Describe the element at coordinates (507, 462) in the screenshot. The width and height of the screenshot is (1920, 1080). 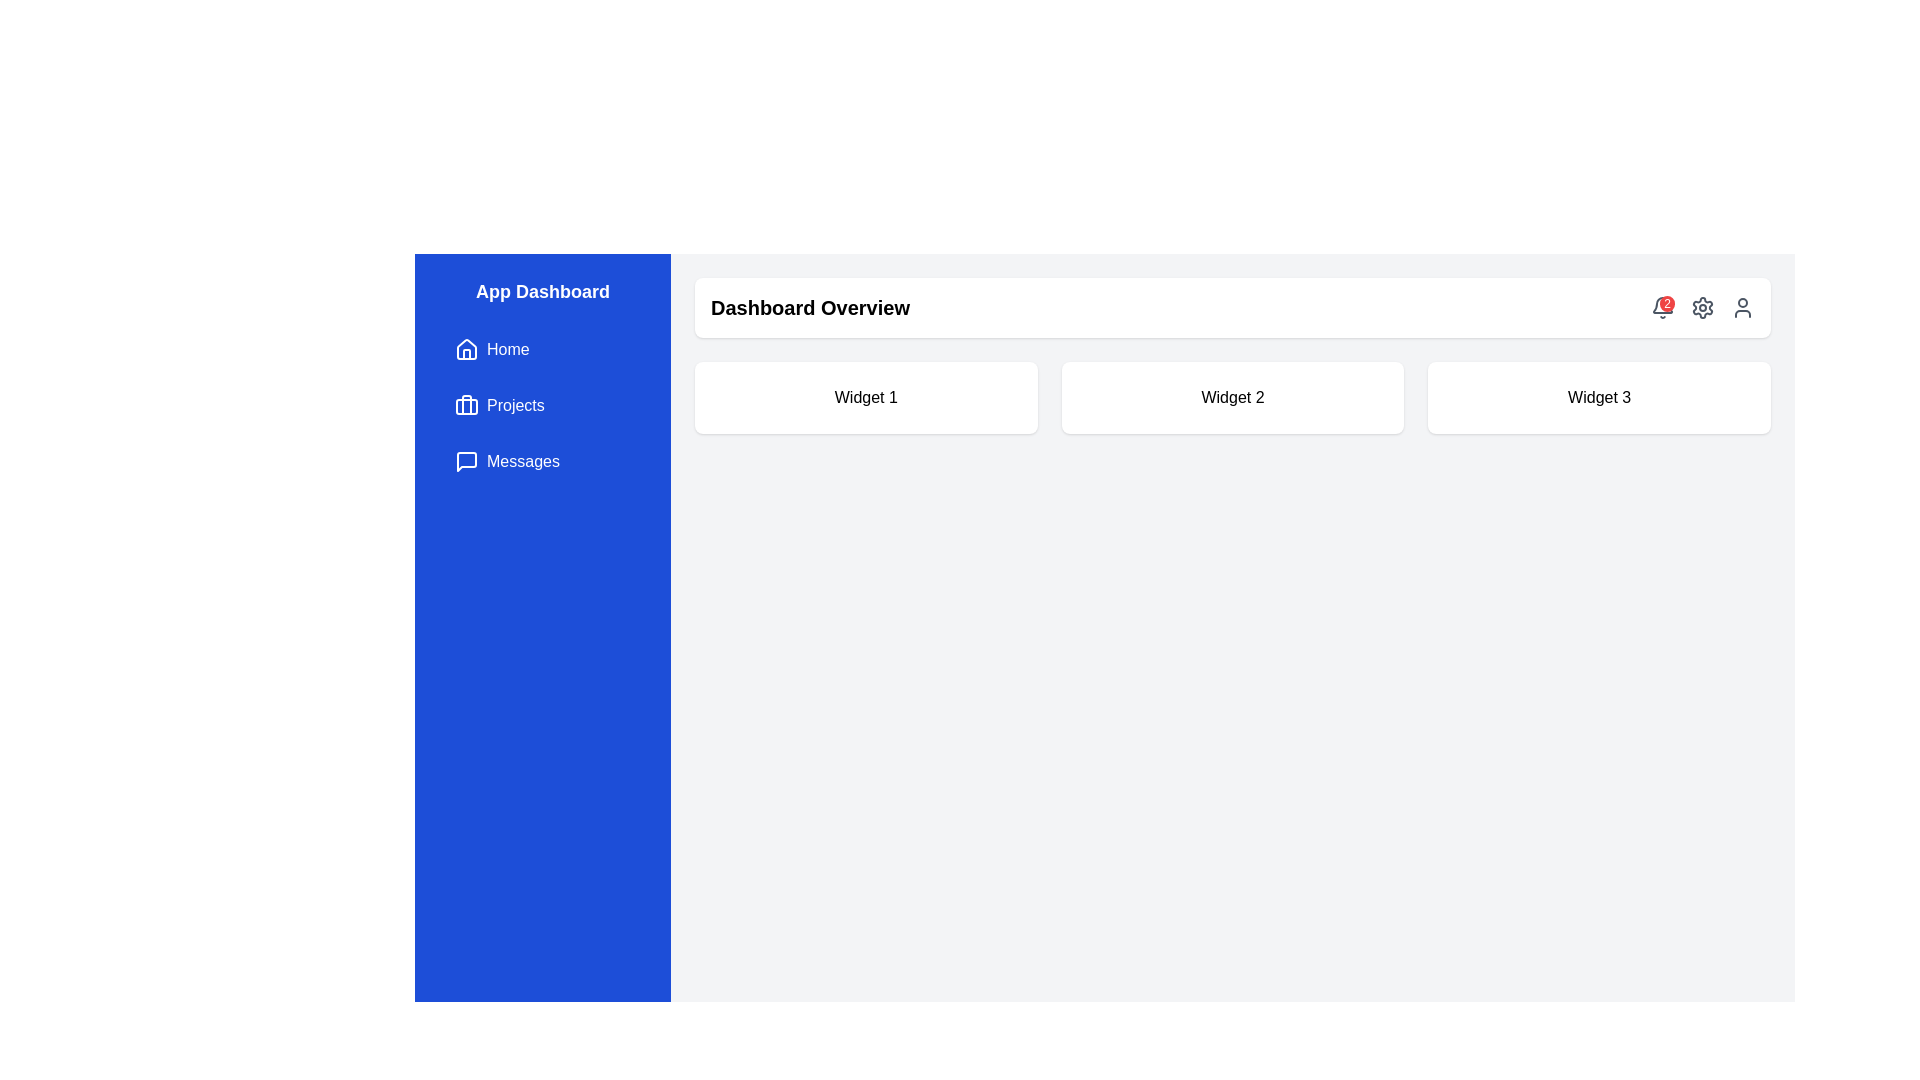
I see `the 'Messages' button, which is a rectangular button with a blue background and contains a chat bubble icon on the left and the text 'Messages' in white on the right, positioned in the sidebar below the 'Projects' button` at that location.